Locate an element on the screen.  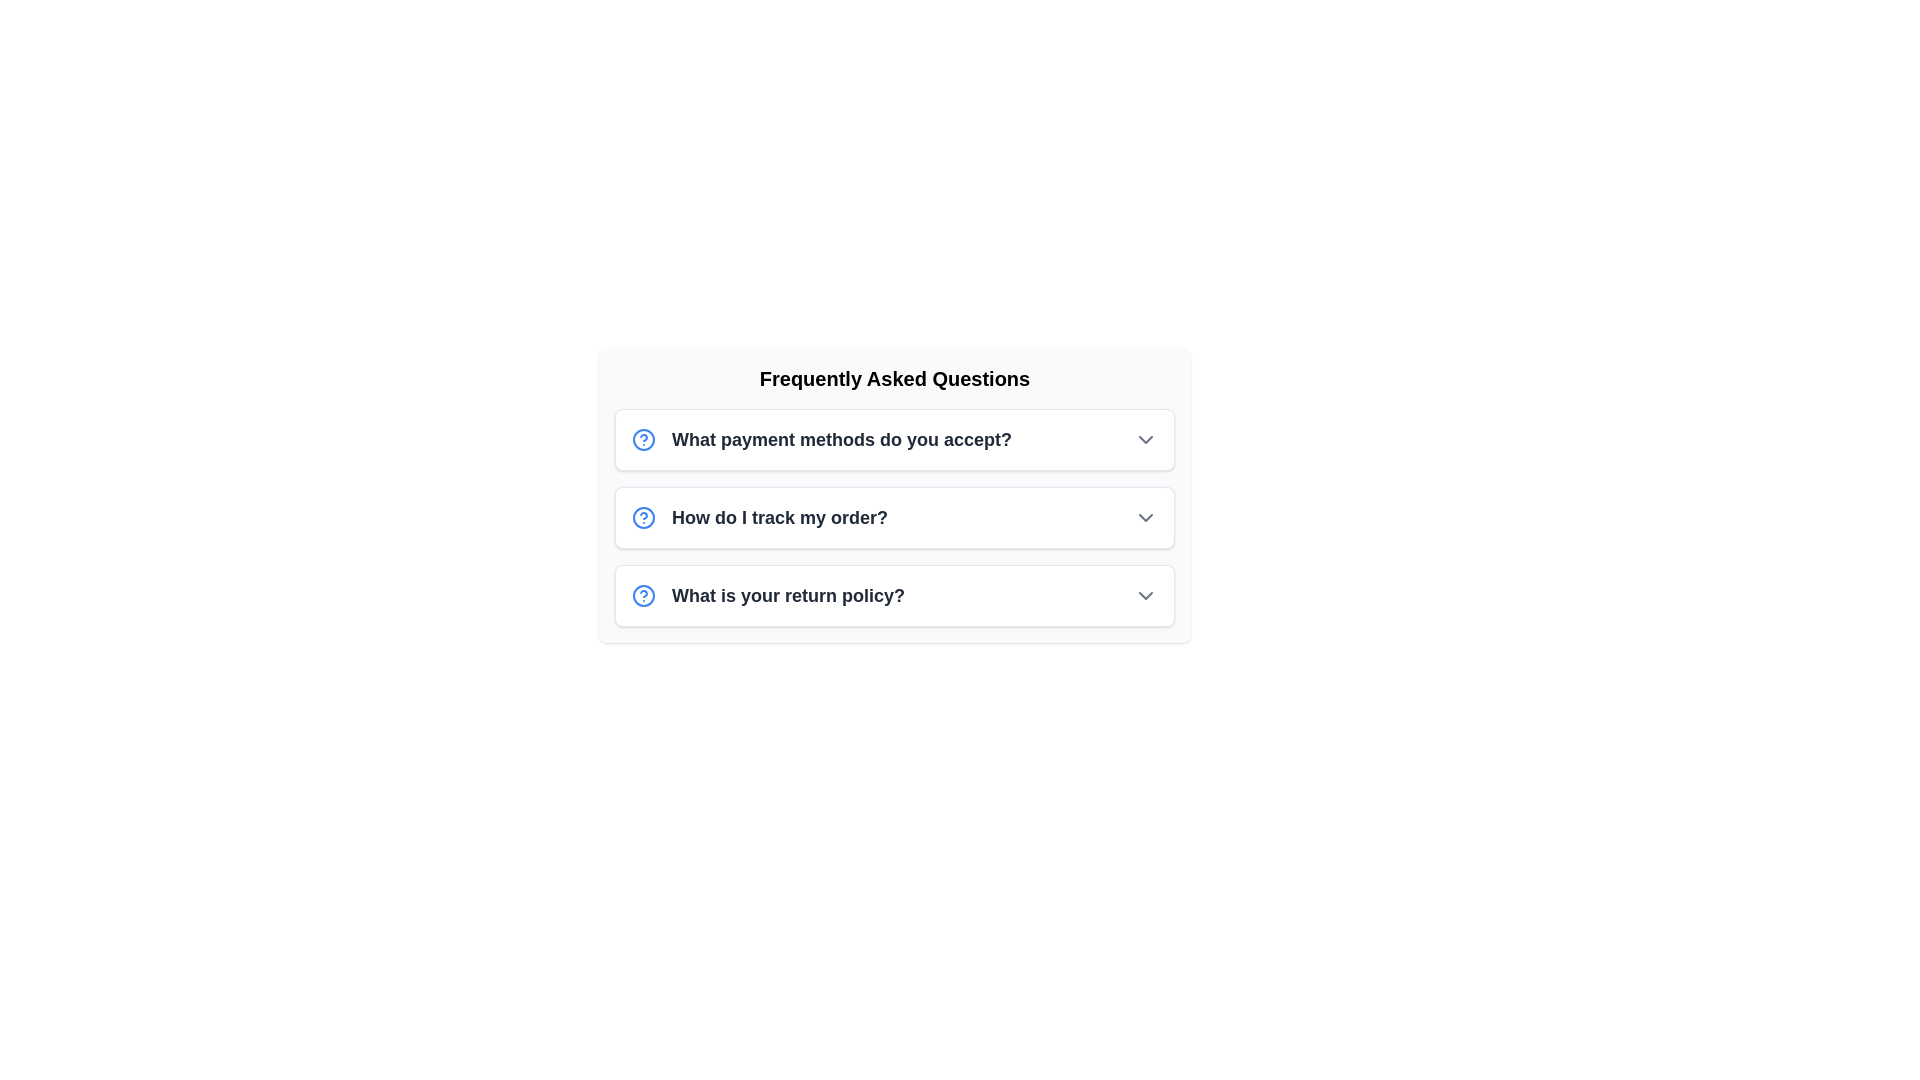
the decorative circular element located to the left of the text 'What payment methods do you accept?' in the FAQ section is located at coordinates (643, 438).